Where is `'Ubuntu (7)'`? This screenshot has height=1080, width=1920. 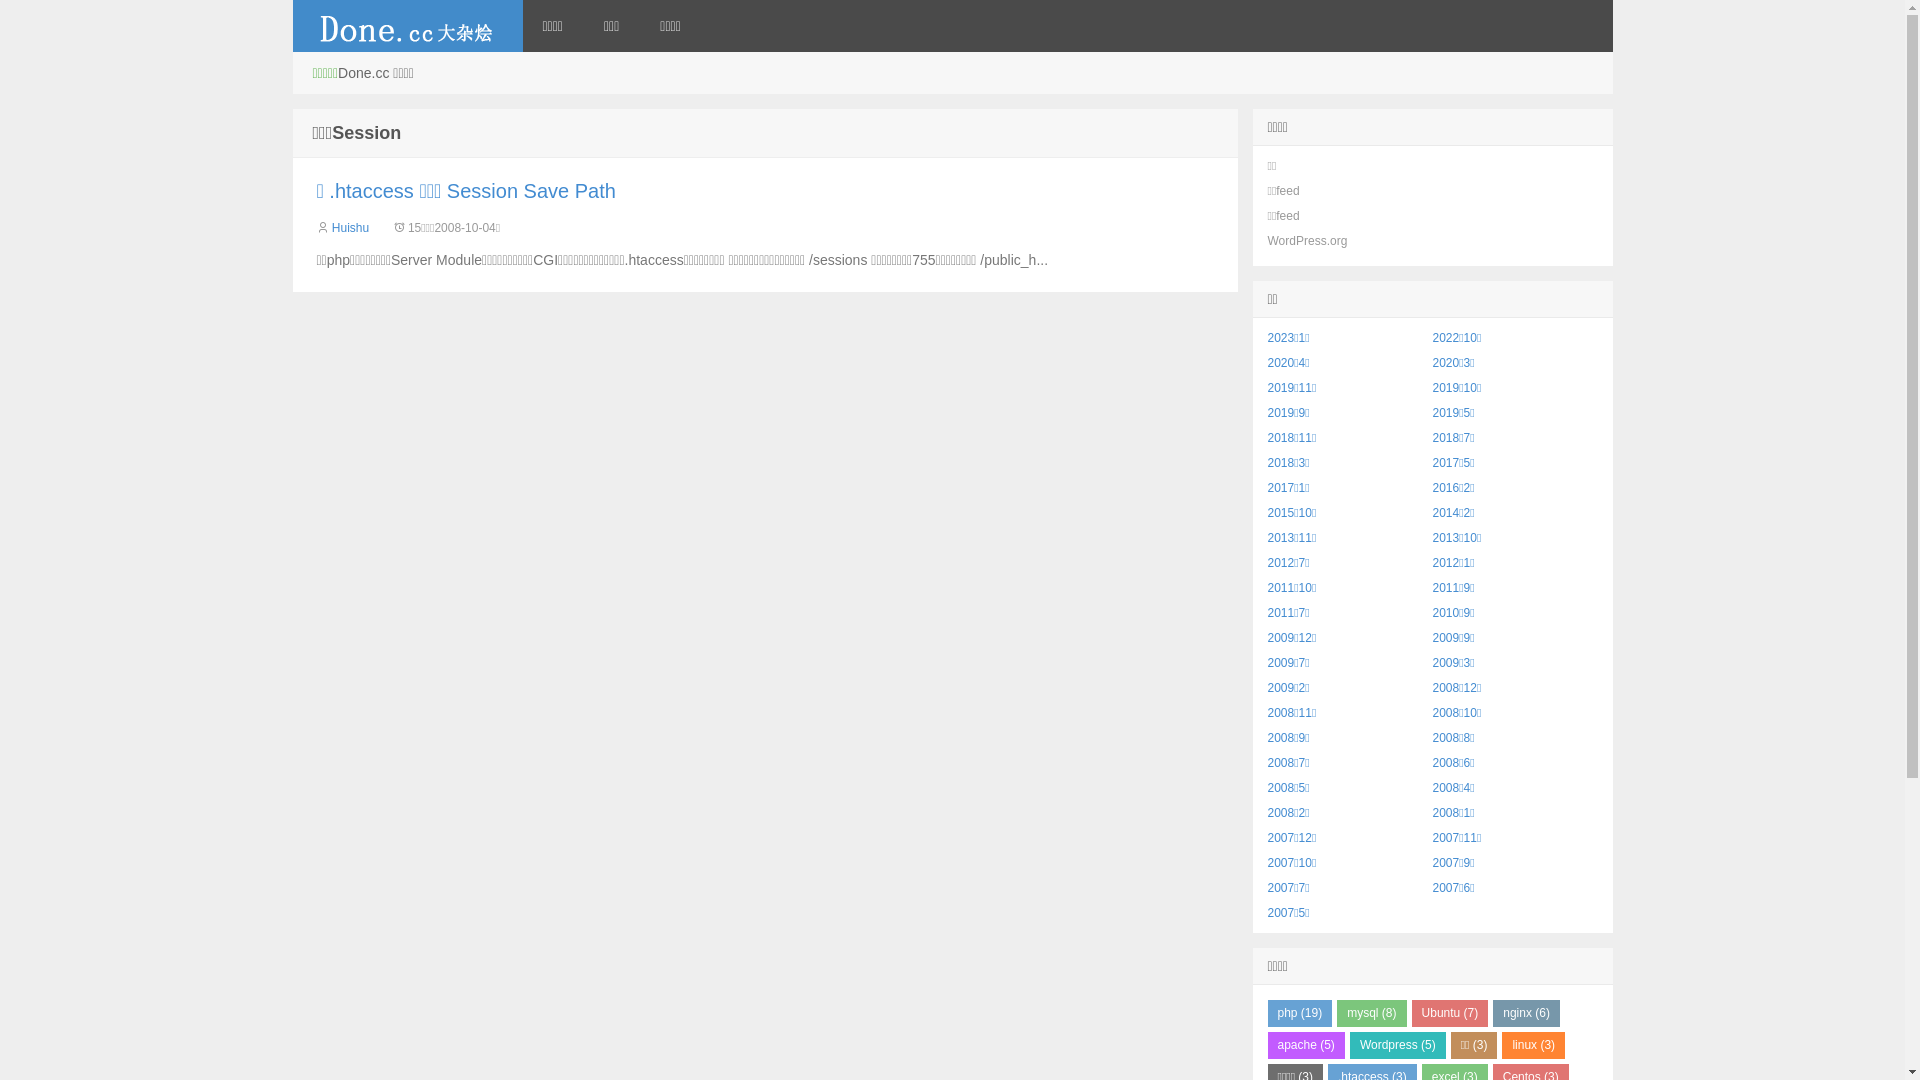 'Ubuntu (7)' is located at coordinates (1450, 1013).